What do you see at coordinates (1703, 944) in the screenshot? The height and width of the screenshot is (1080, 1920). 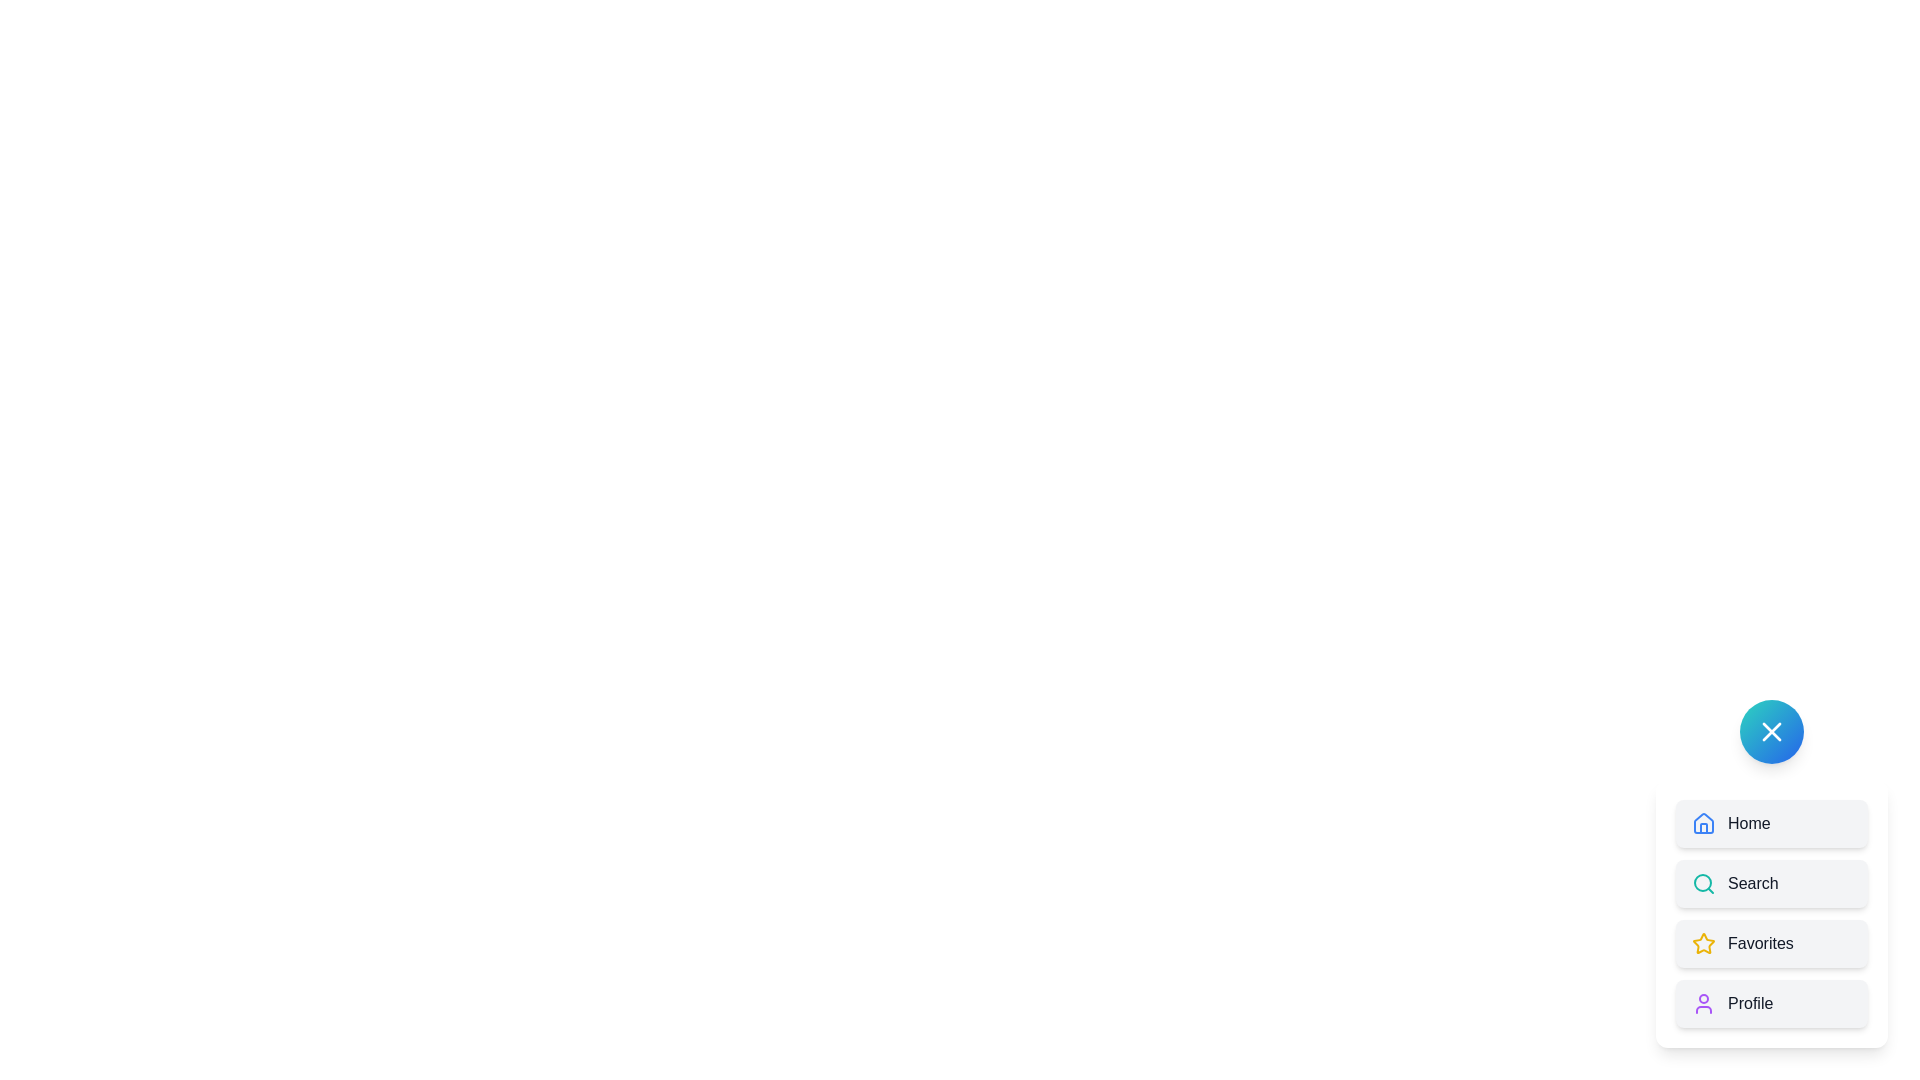 I see `the yellow outlined star icon located to the left of the 'Favorites' label in the menu list` at bounding box center [1703, 944].